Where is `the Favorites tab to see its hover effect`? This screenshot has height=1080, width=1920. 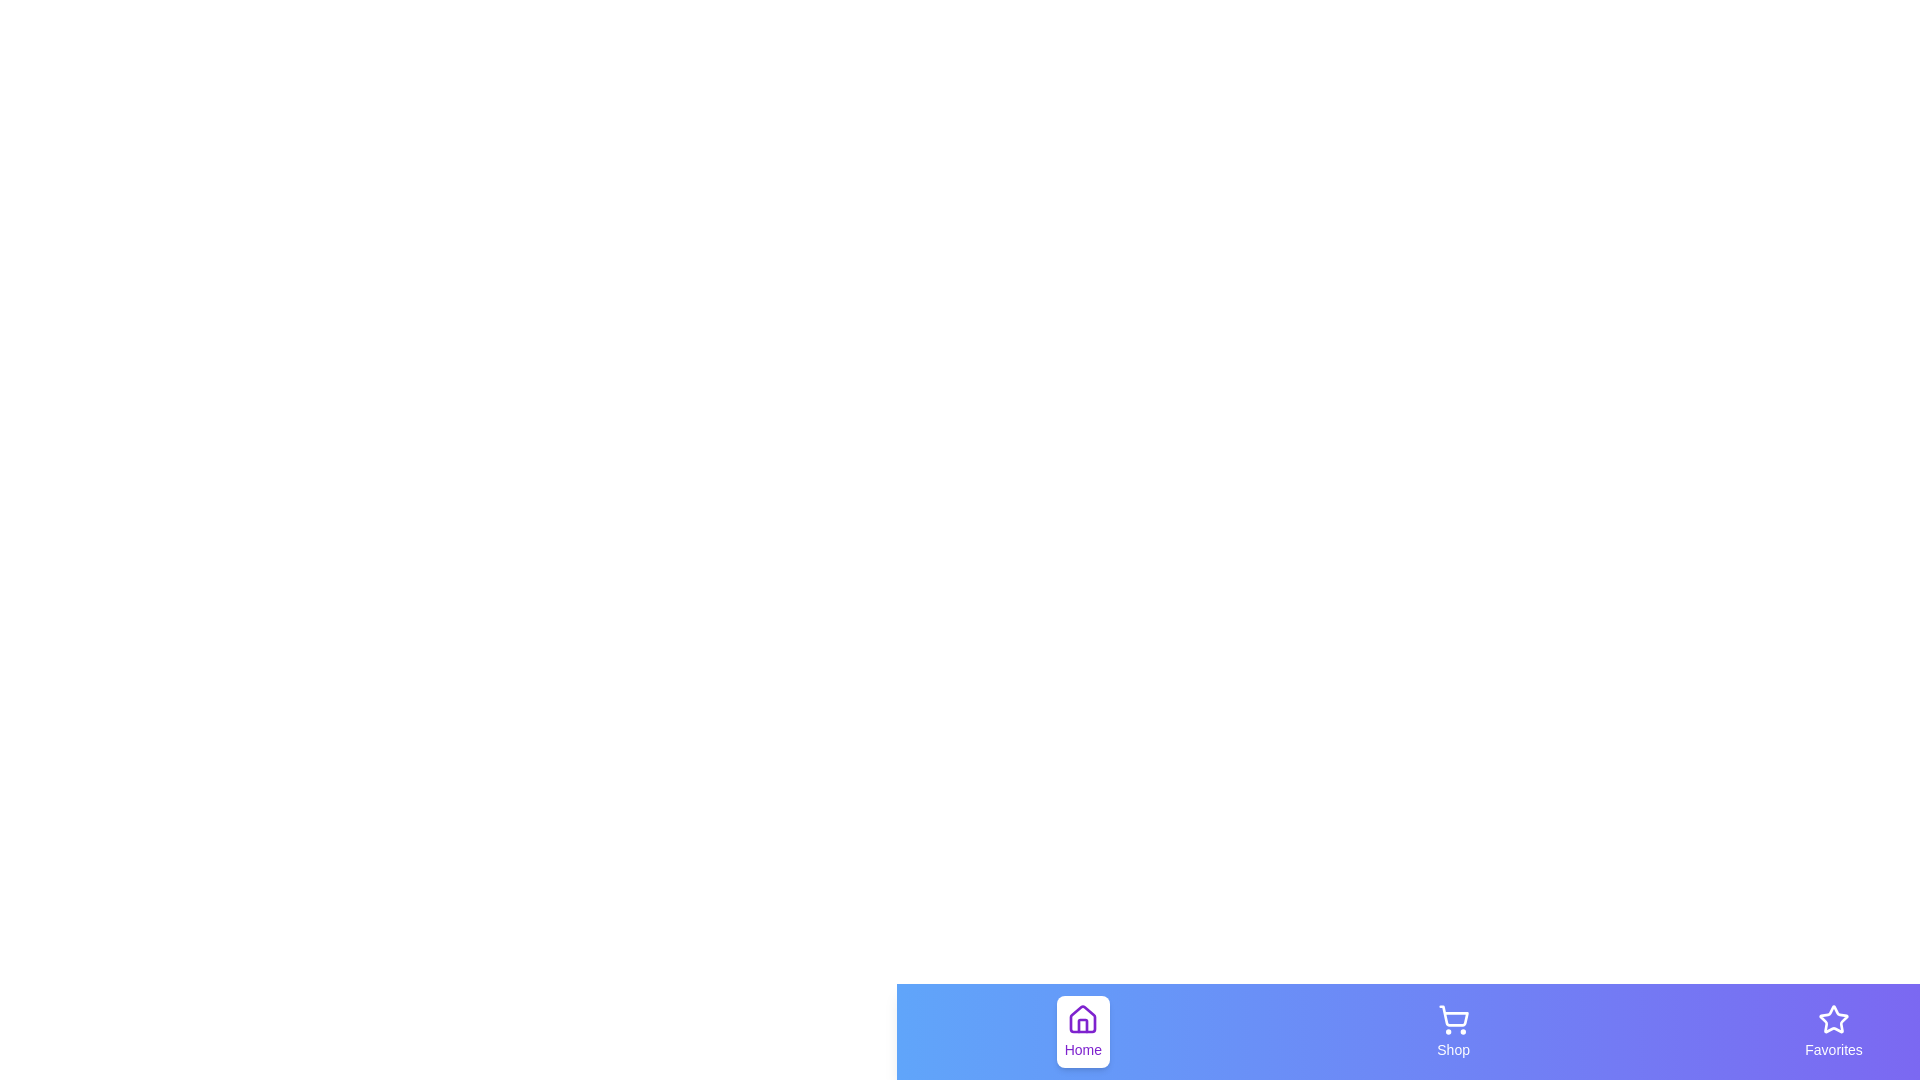
the Favorites tab to see its hover effect is located at coordinates (1833, 1032).